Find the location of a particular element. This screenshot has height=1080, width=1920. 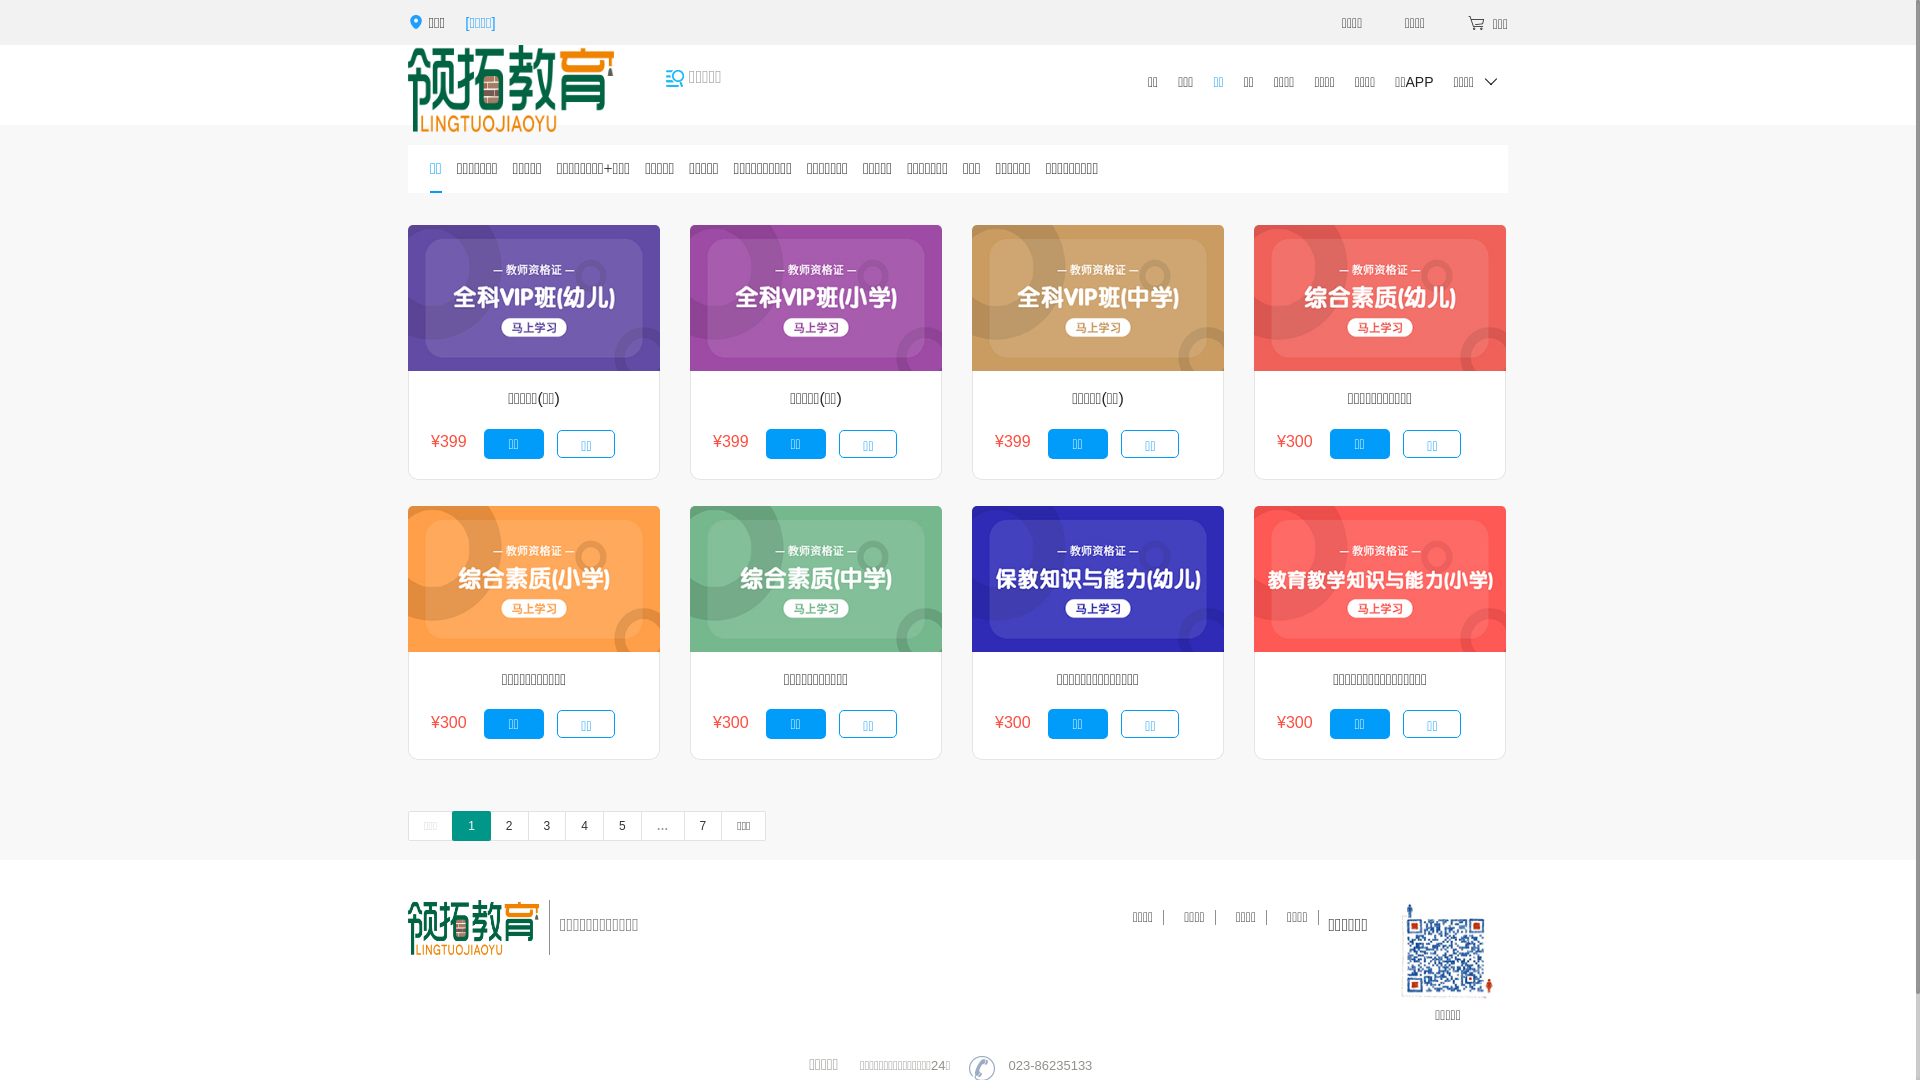

'7' is located at coordinates (703, 825).